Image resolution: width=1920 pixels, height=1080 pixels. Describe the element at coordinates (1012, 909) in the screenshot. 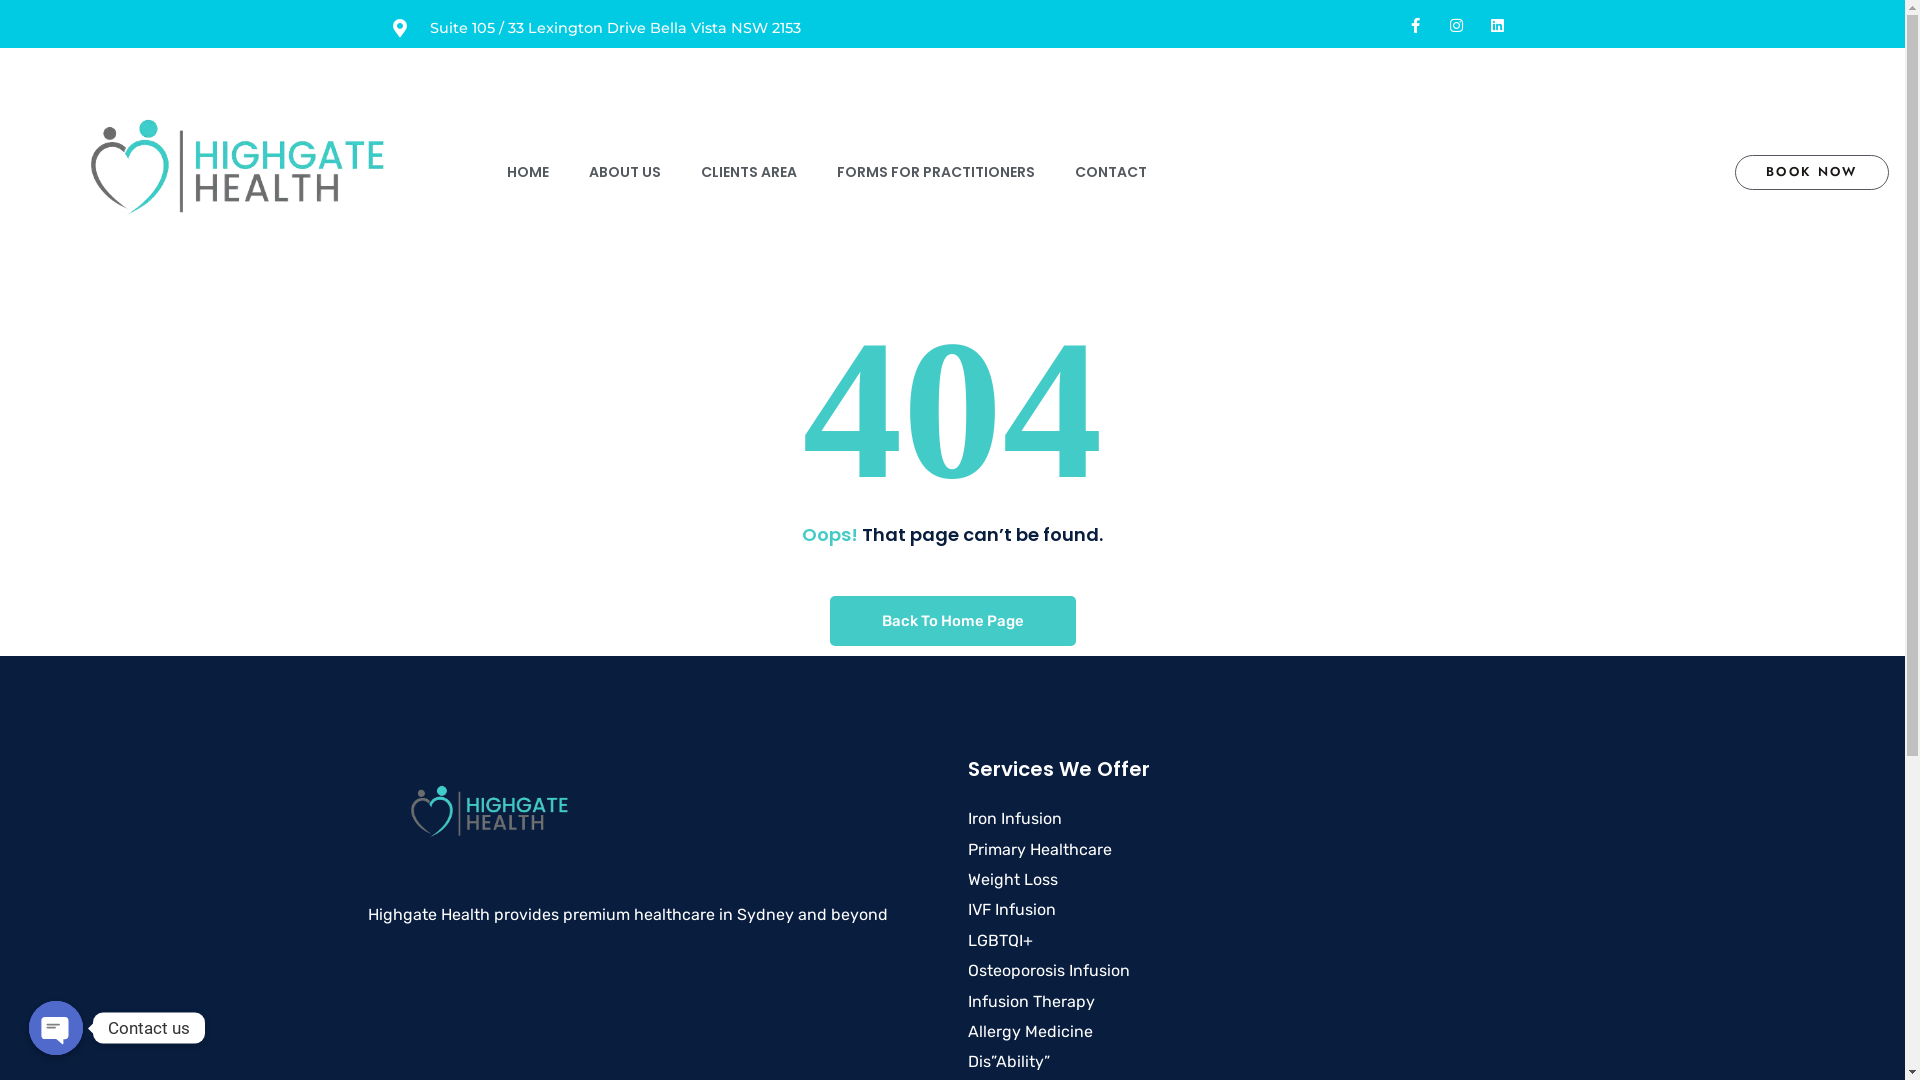

I see `'IVF Infusion'` at that location.